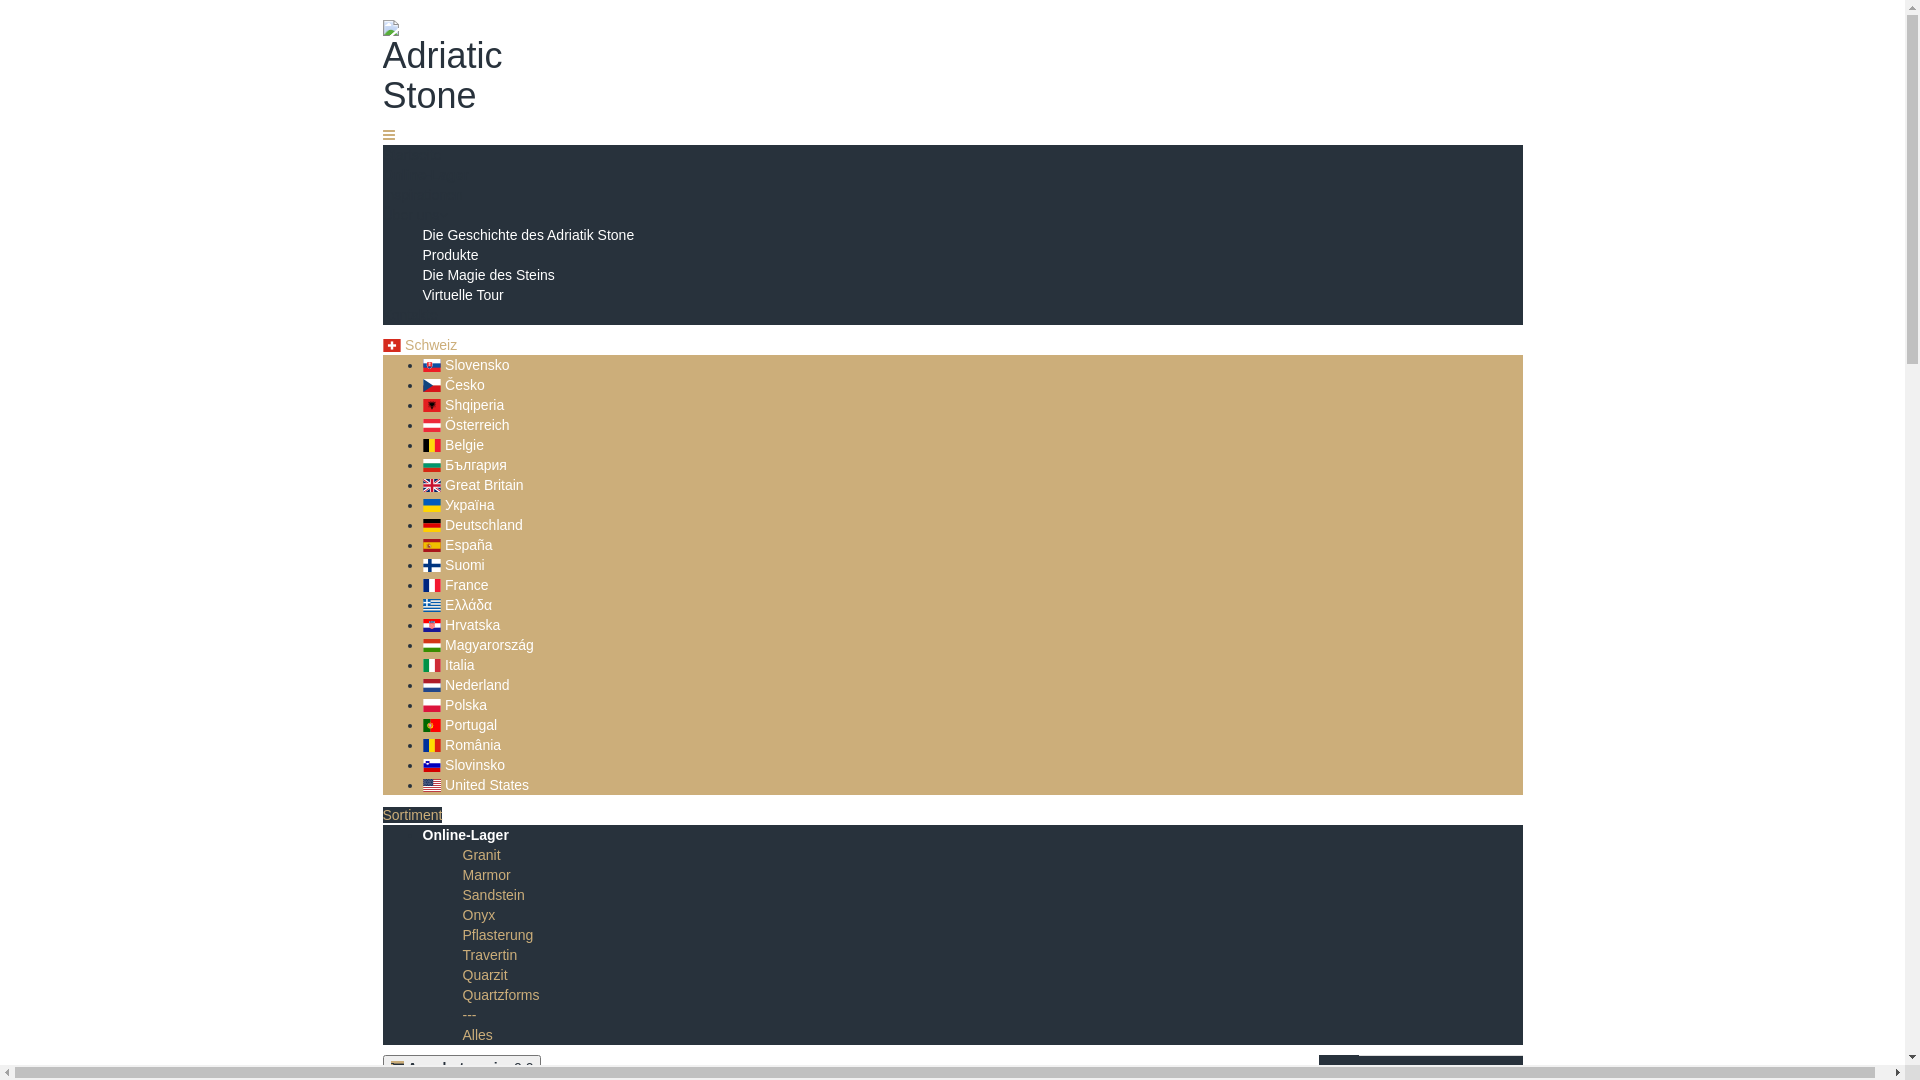 The height and width of the screenshot is (1080, 1920). I want to click on ' Hrvatska', so click(421, 623).